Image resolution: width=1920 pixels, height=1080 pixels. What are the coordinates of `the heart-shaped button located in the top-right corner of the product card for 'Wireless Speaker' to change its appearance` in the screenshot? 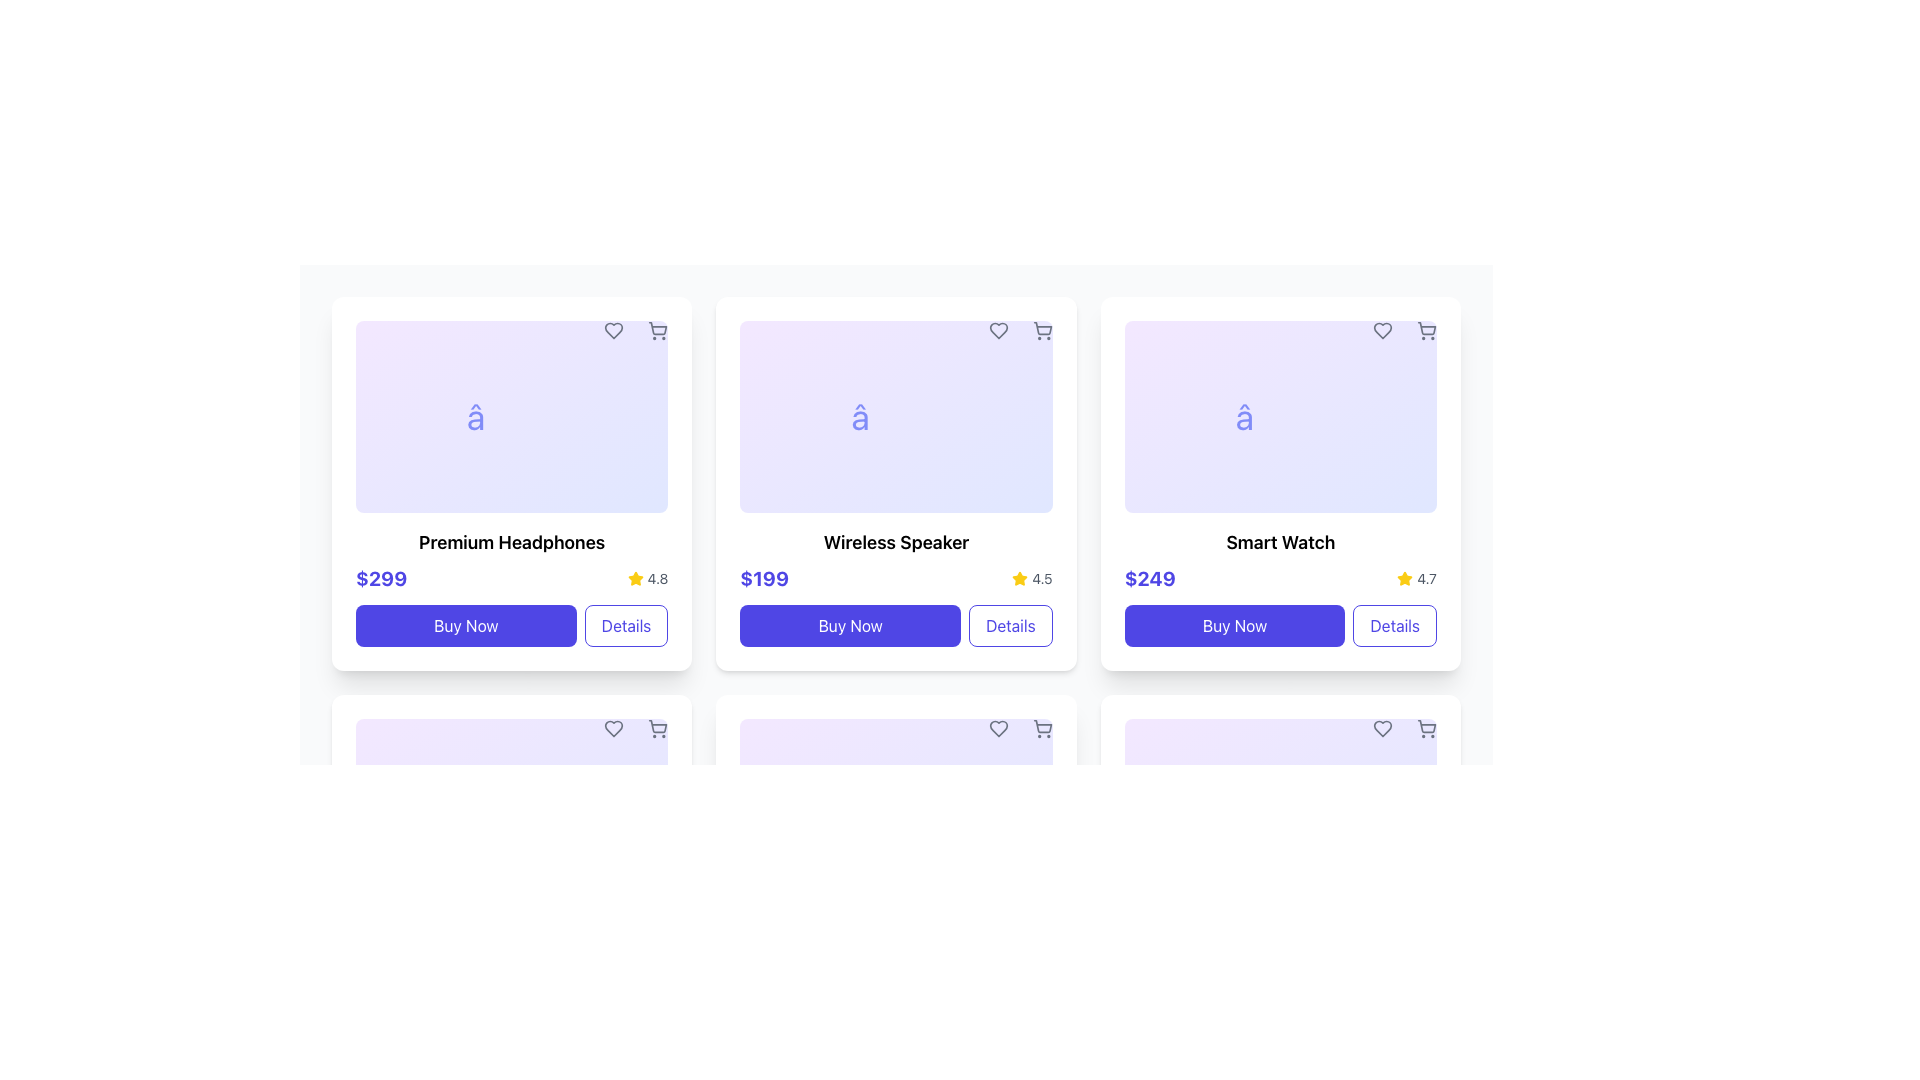 It's located at (998, 330).